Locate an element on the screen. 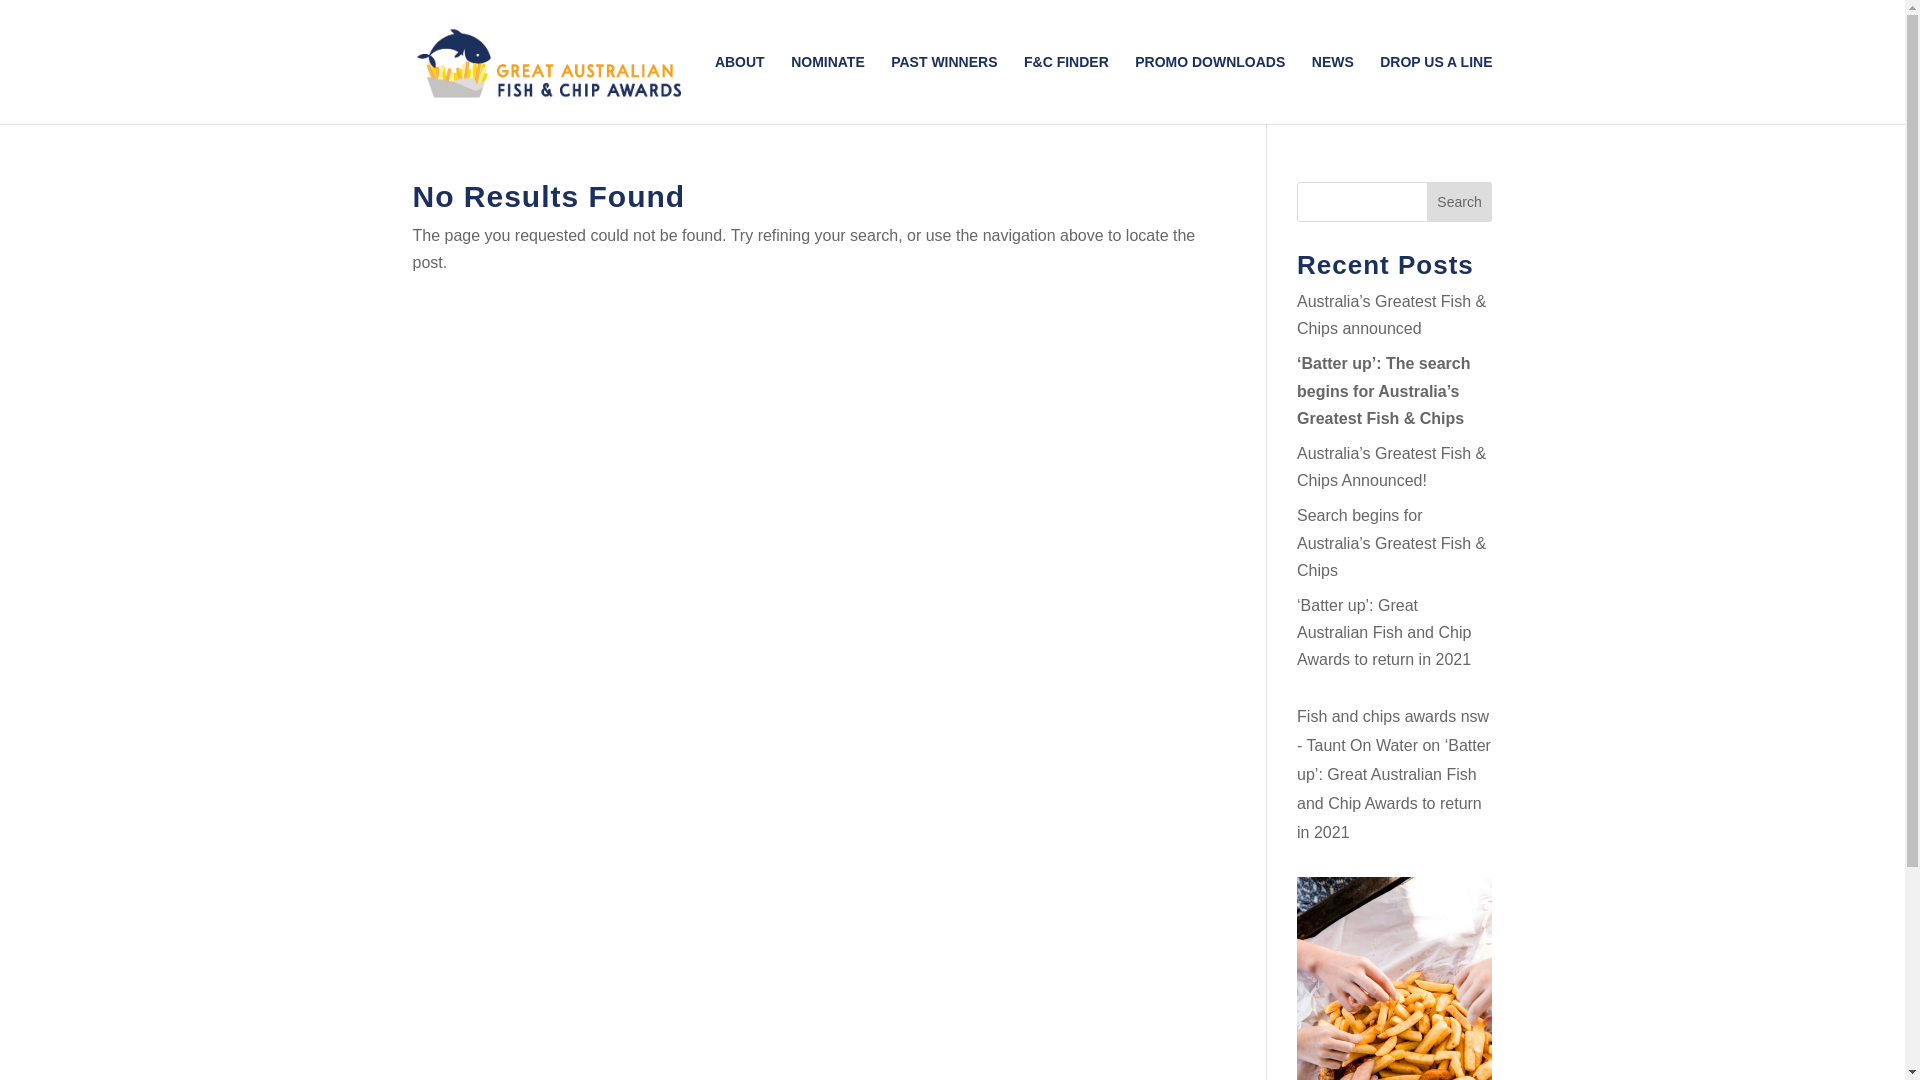  'ABOUT' is located at coordinates (738, 88).